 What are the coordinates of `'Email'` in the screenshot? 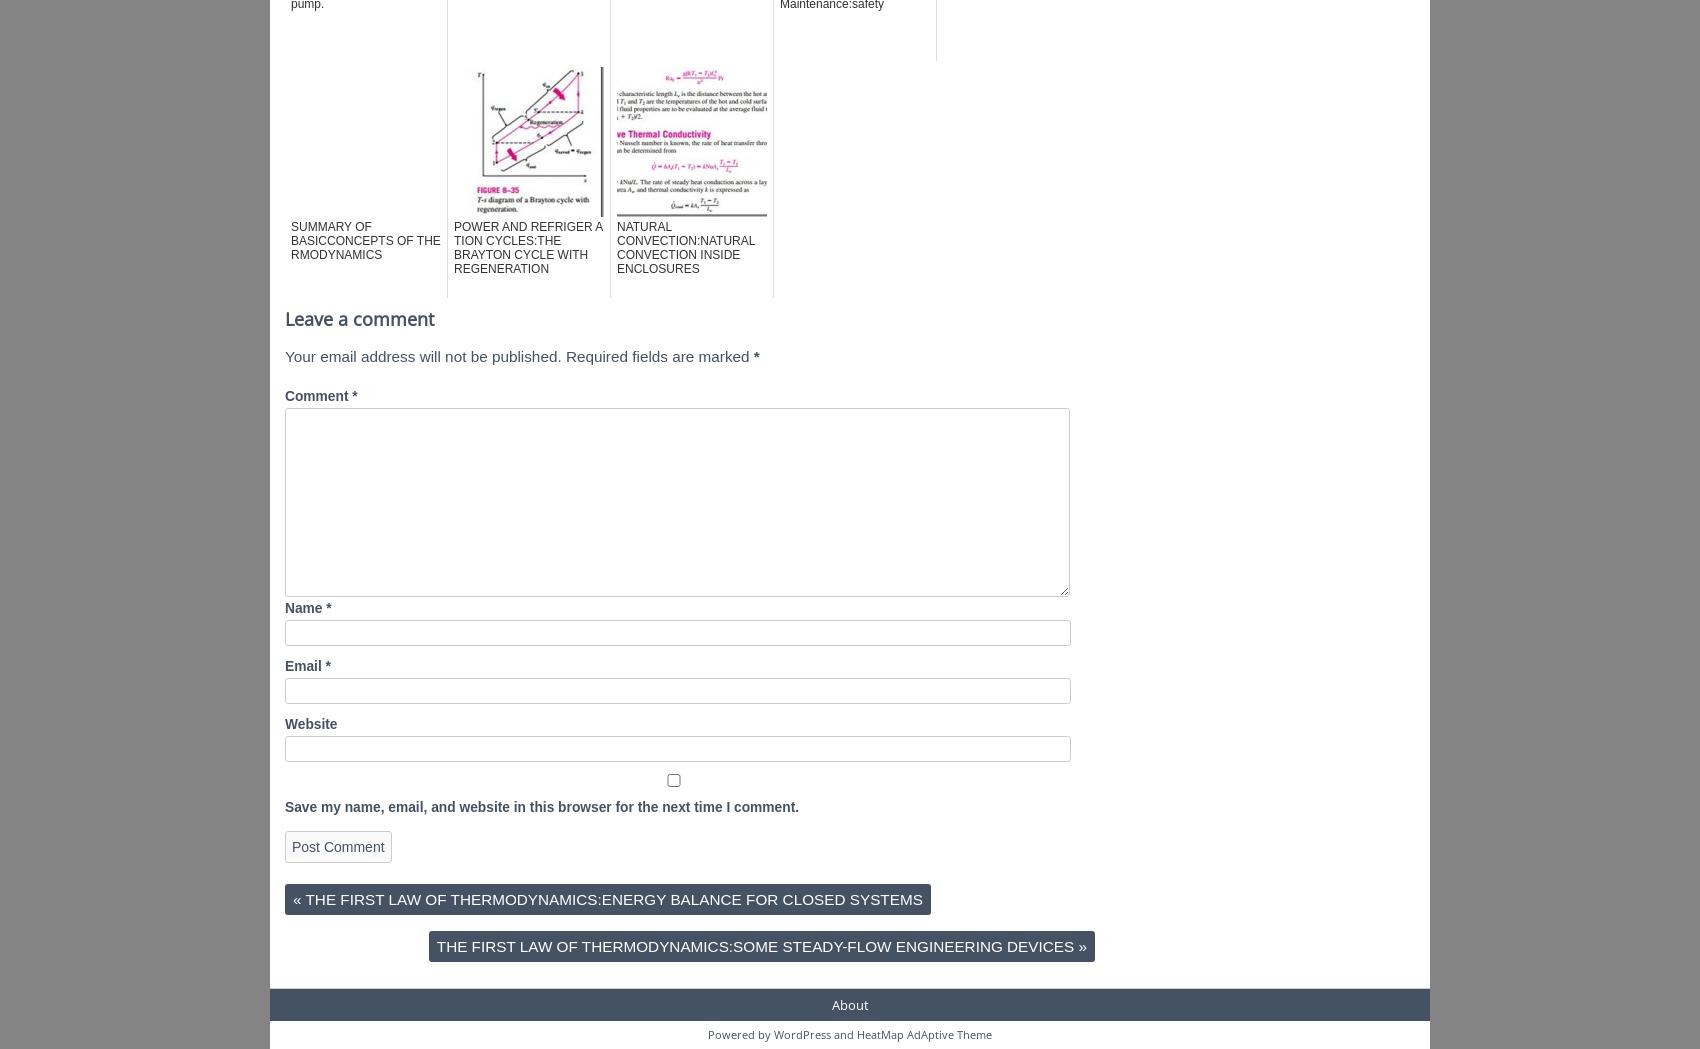 It's located at (304, 664).